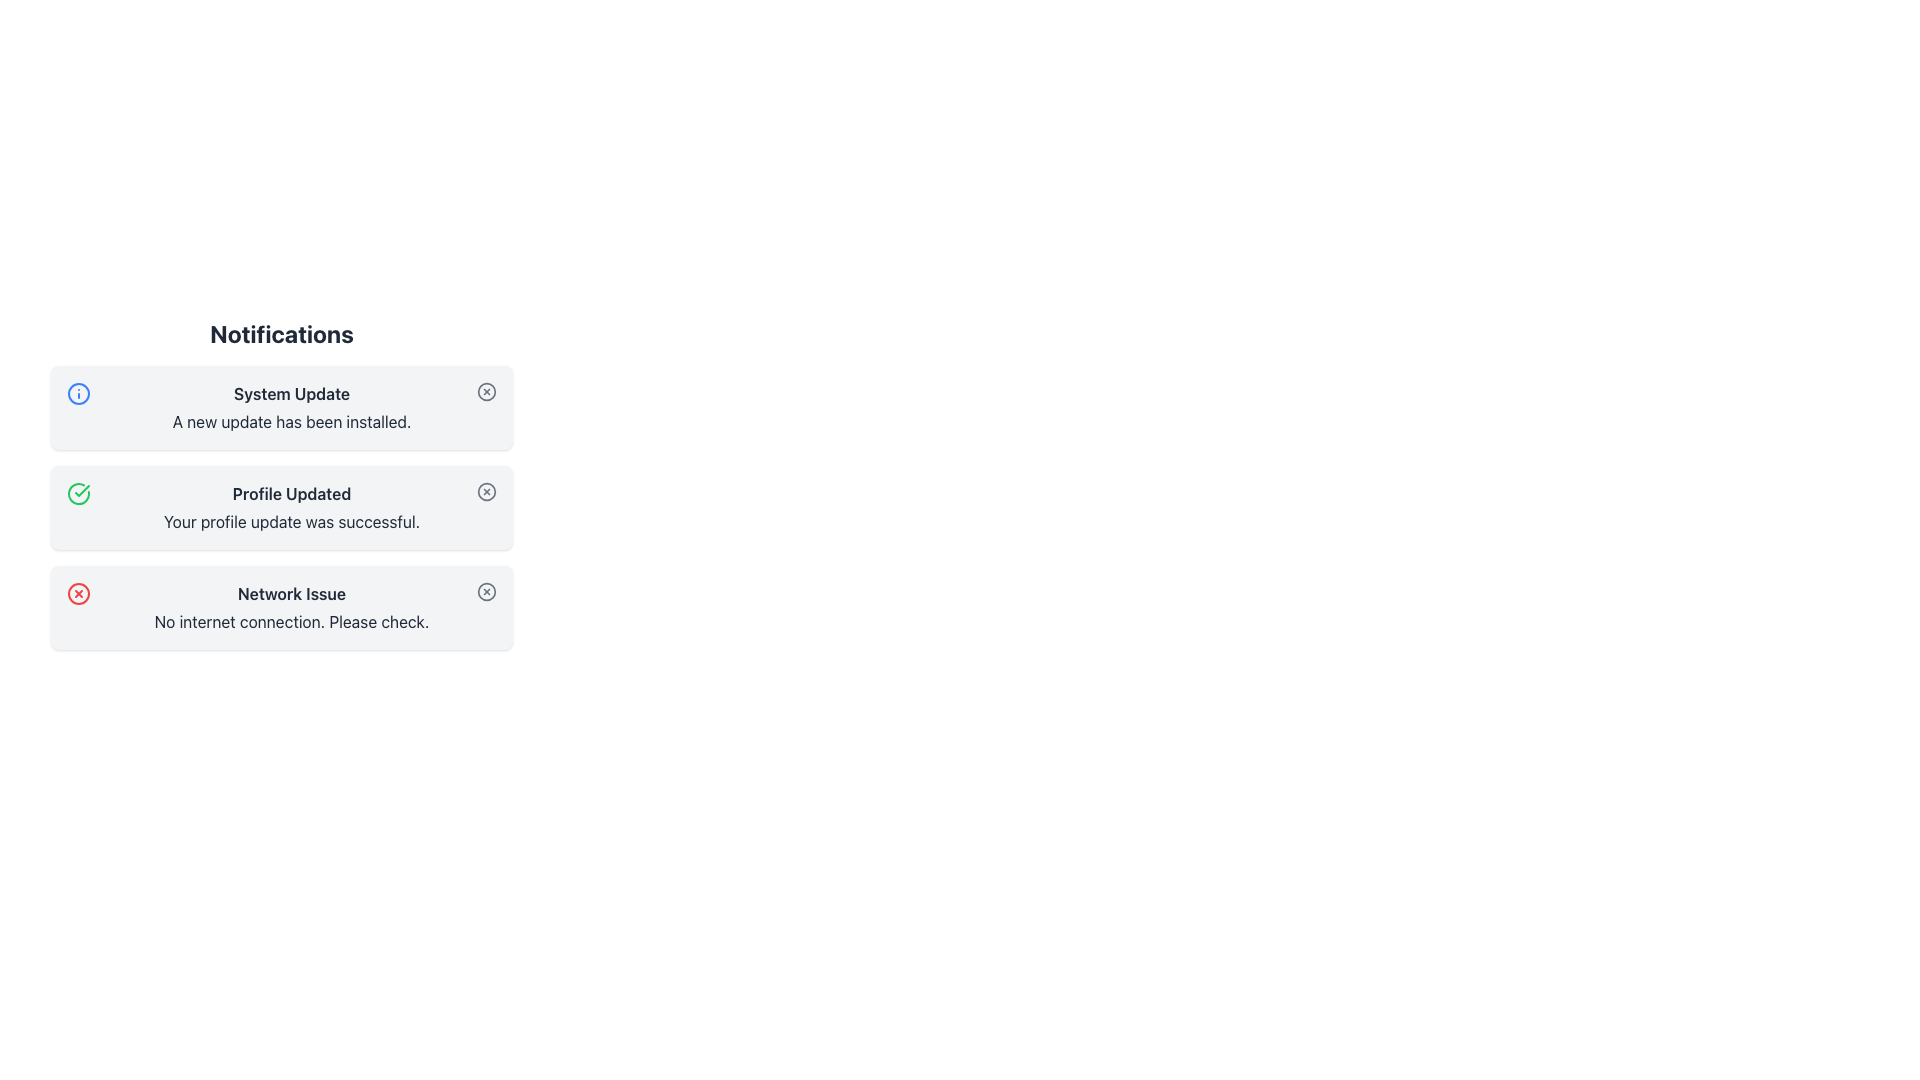  I want to click on the third notification item in the vertical list that alerts about network connectivity issues, so click(291, 607).